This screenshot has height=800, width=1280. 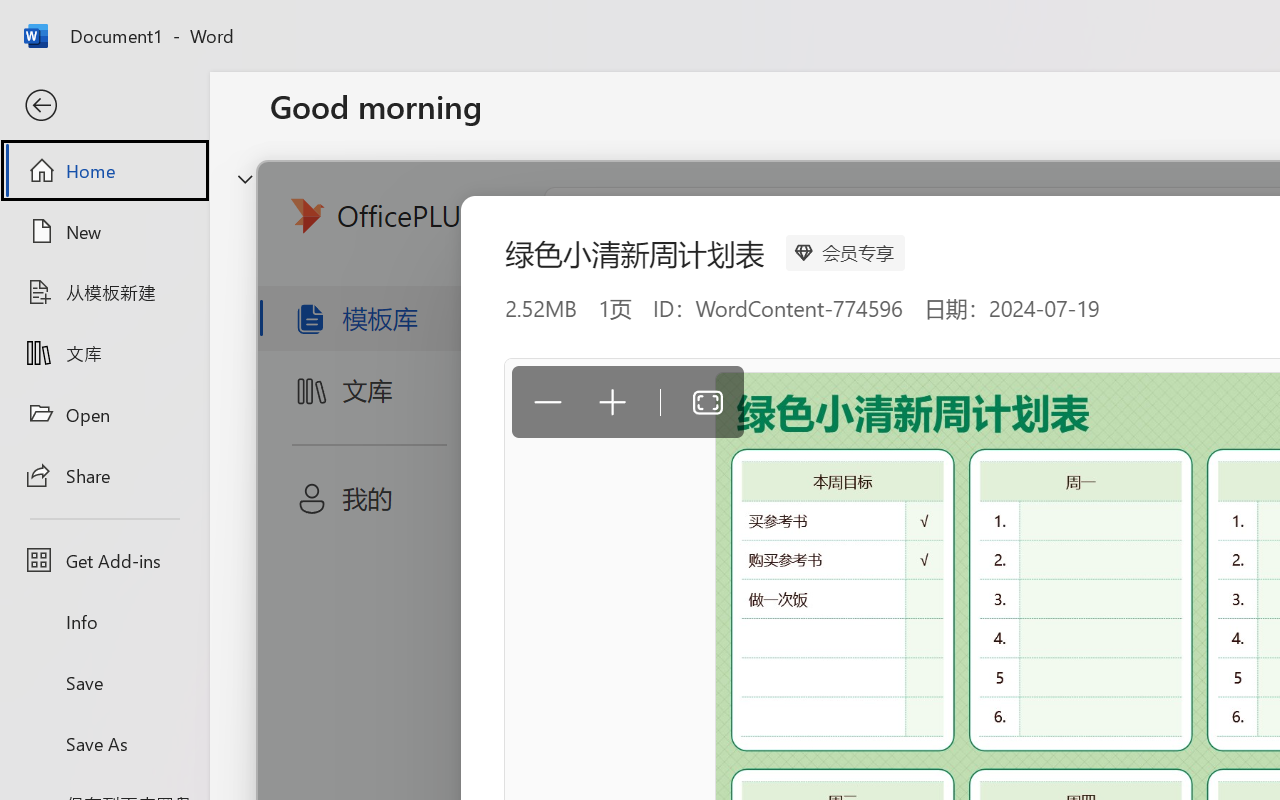 I want to click on 'New', so click(x=103, y=231).